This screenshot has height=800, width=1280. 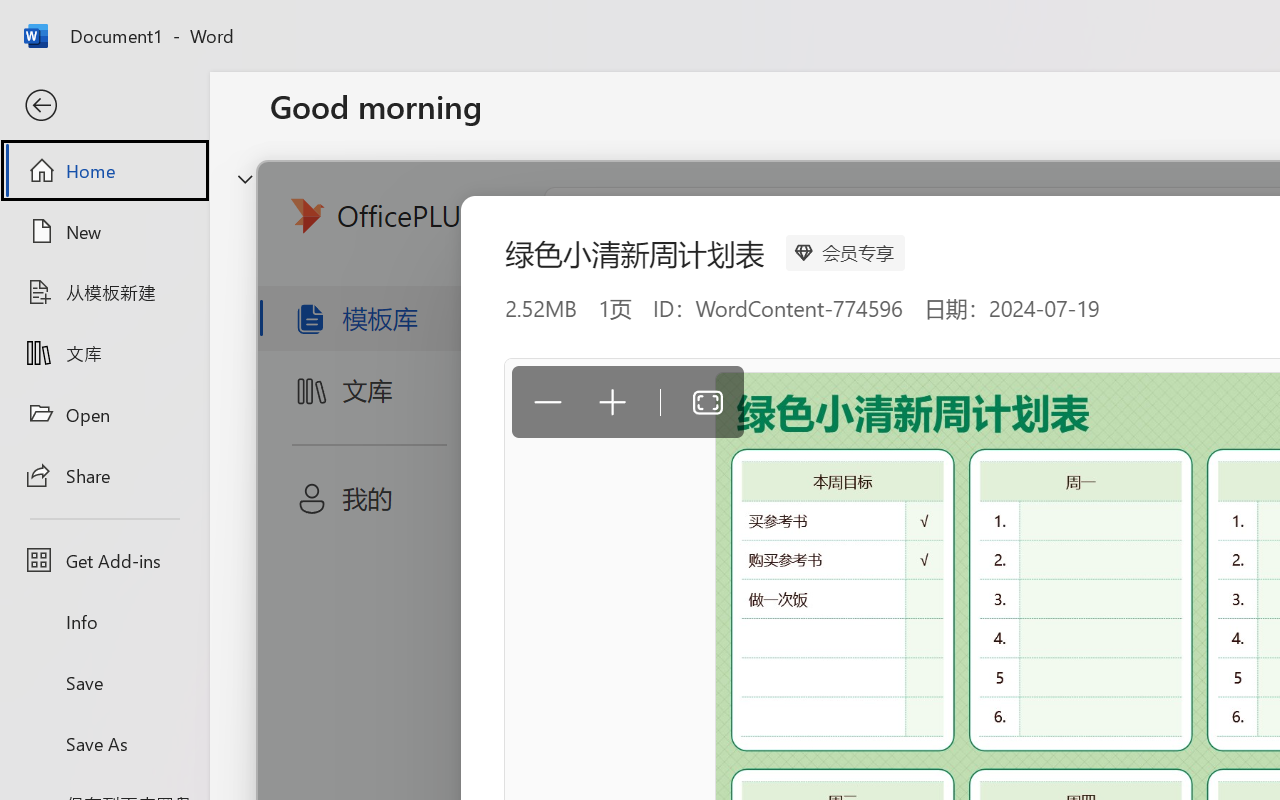 I want to click on 'New', so click(x=103, y=231).